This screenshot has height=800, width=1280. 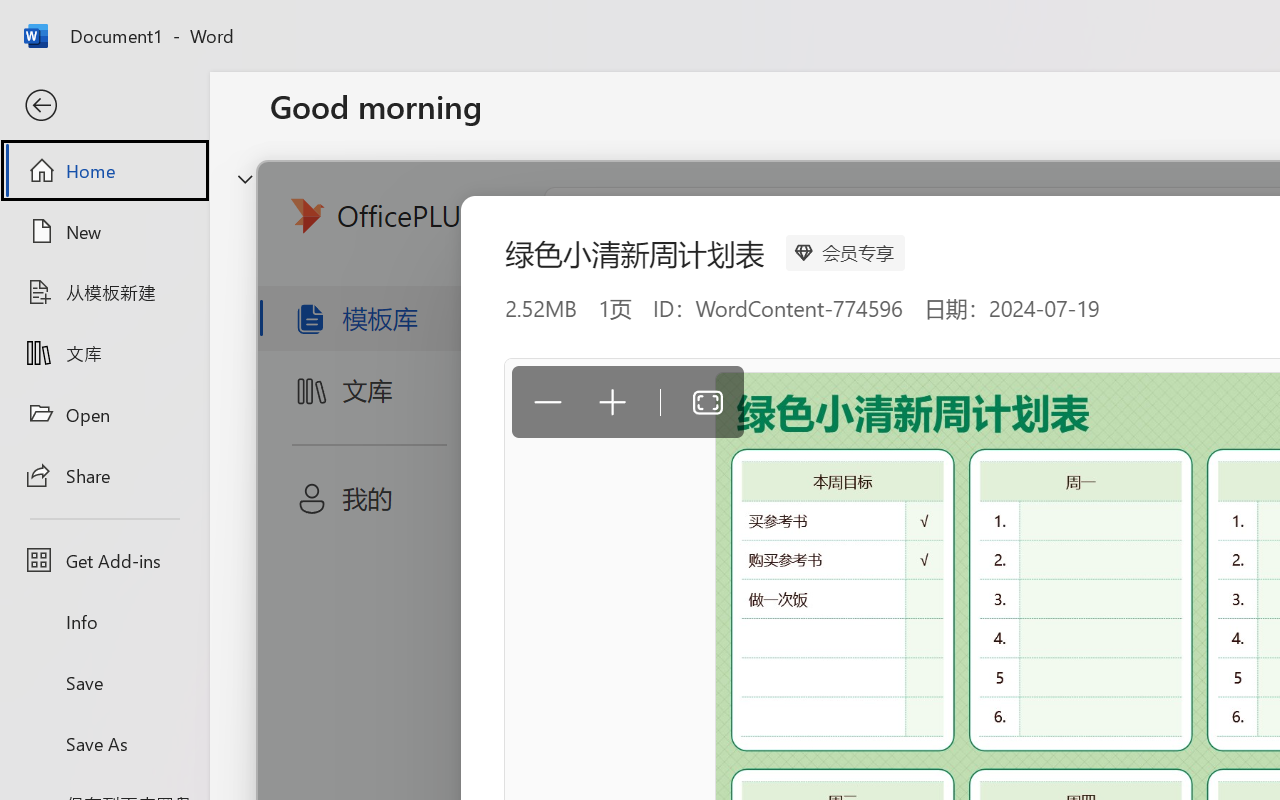 I want to click on 'New', so click(x=103, y=231).